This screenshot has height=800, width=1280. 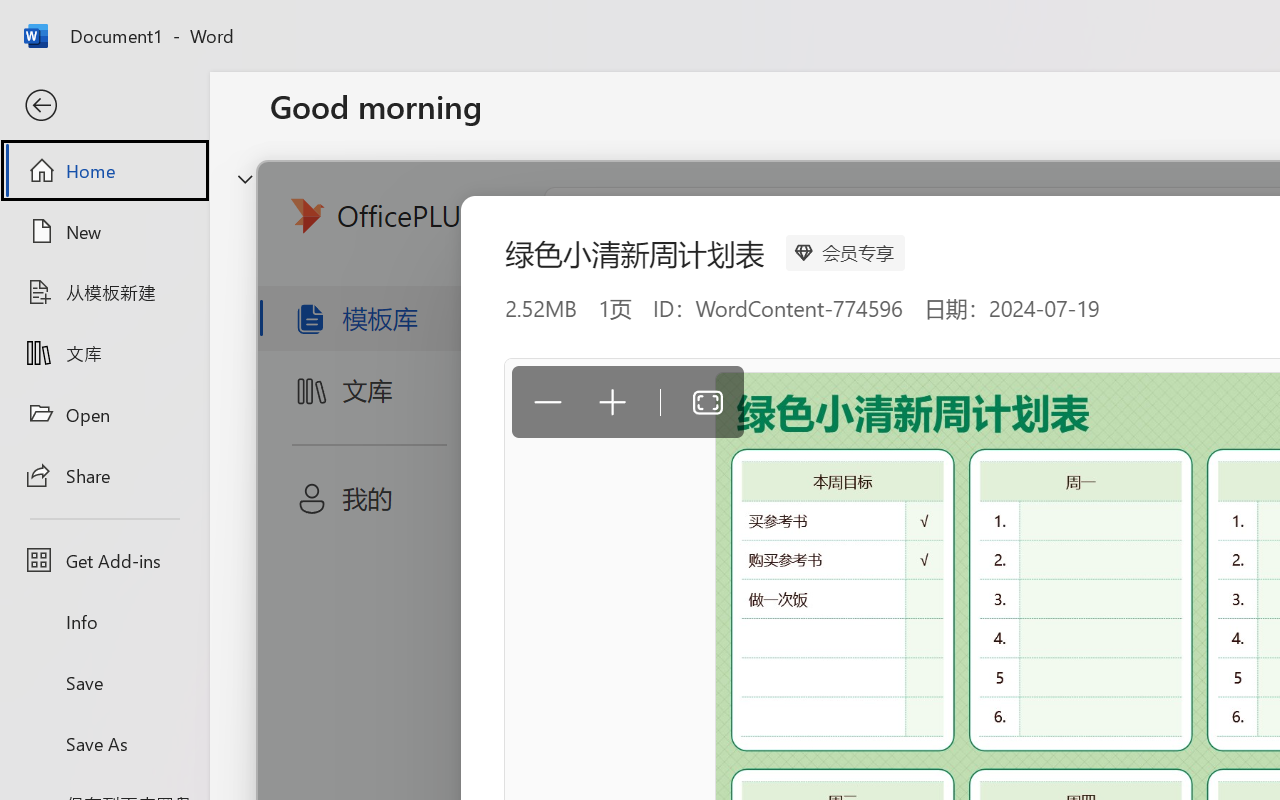 I want to click on 'New', so click(x=103, y=231).